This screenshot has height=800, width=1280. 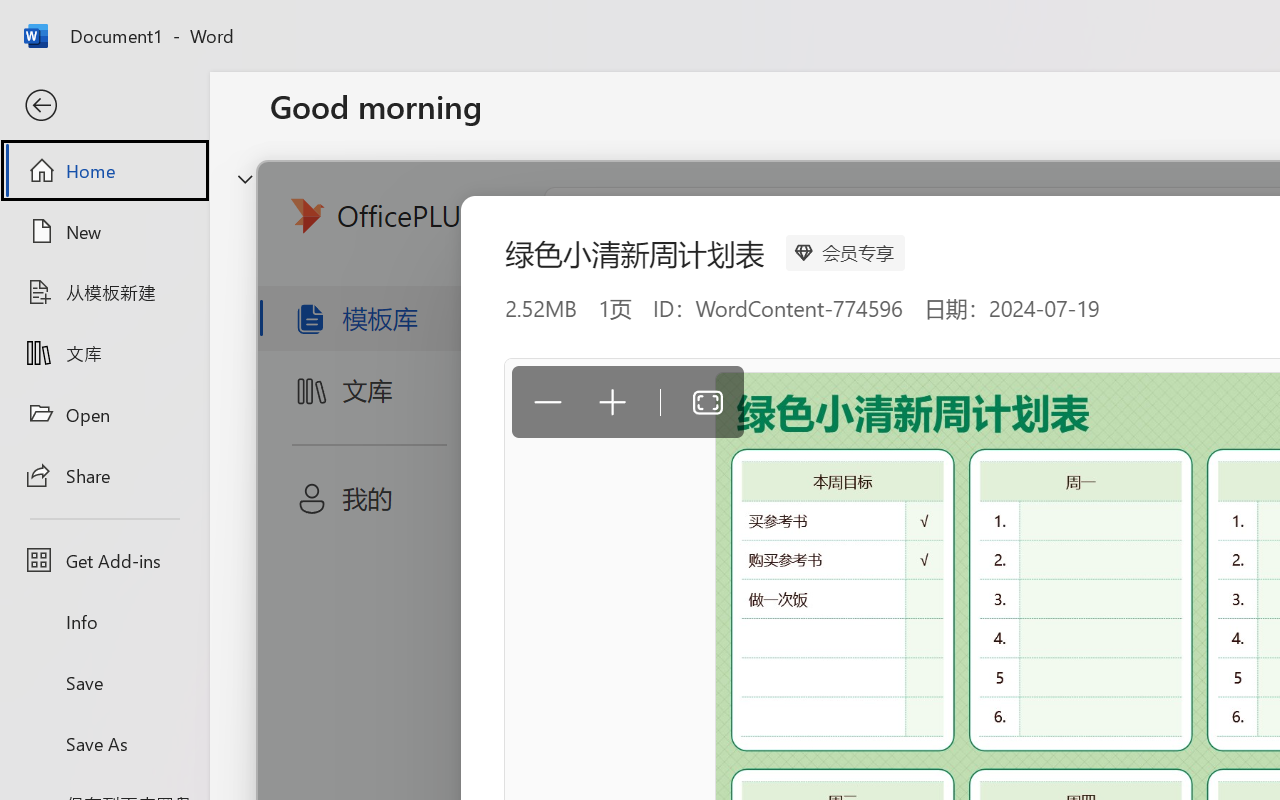 I want to click on 'New', so click(x=103, y=231).